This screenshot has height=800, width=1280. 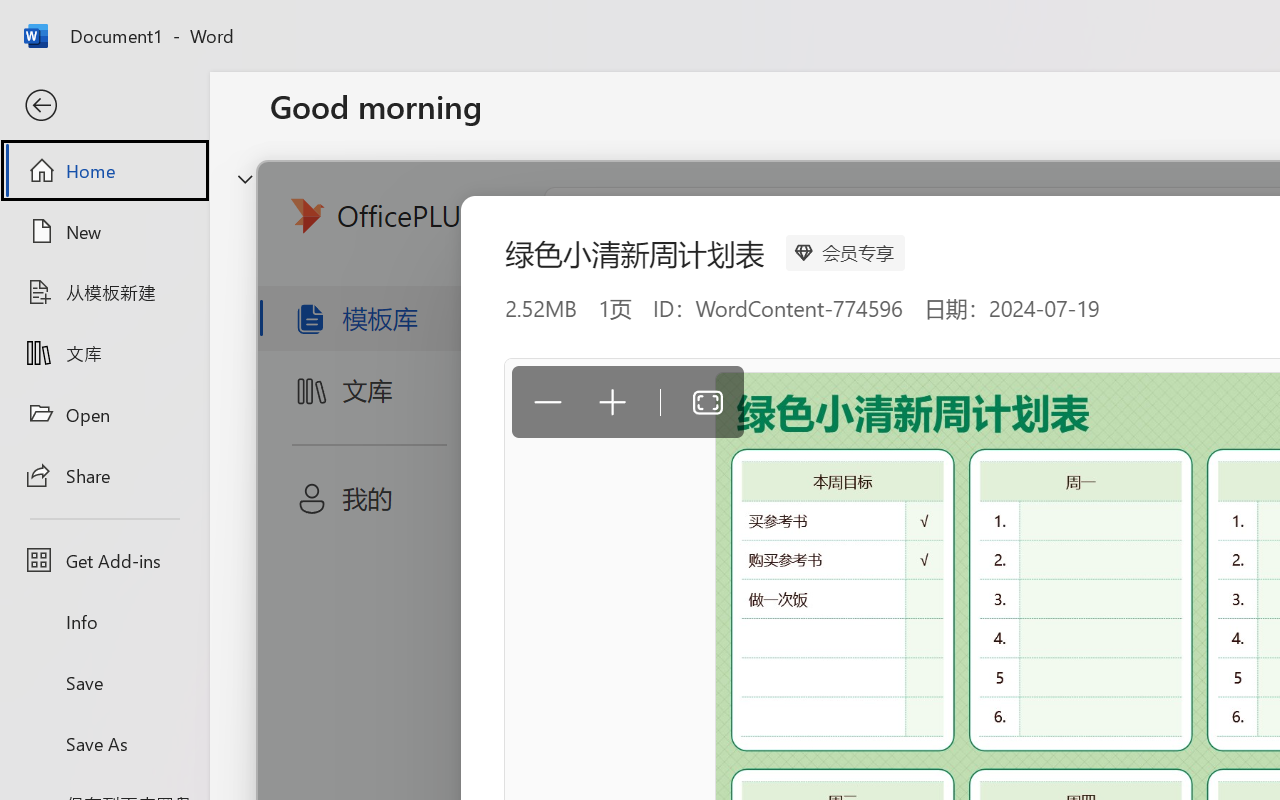 I want to click on 'New', so click(x=103, y=231).